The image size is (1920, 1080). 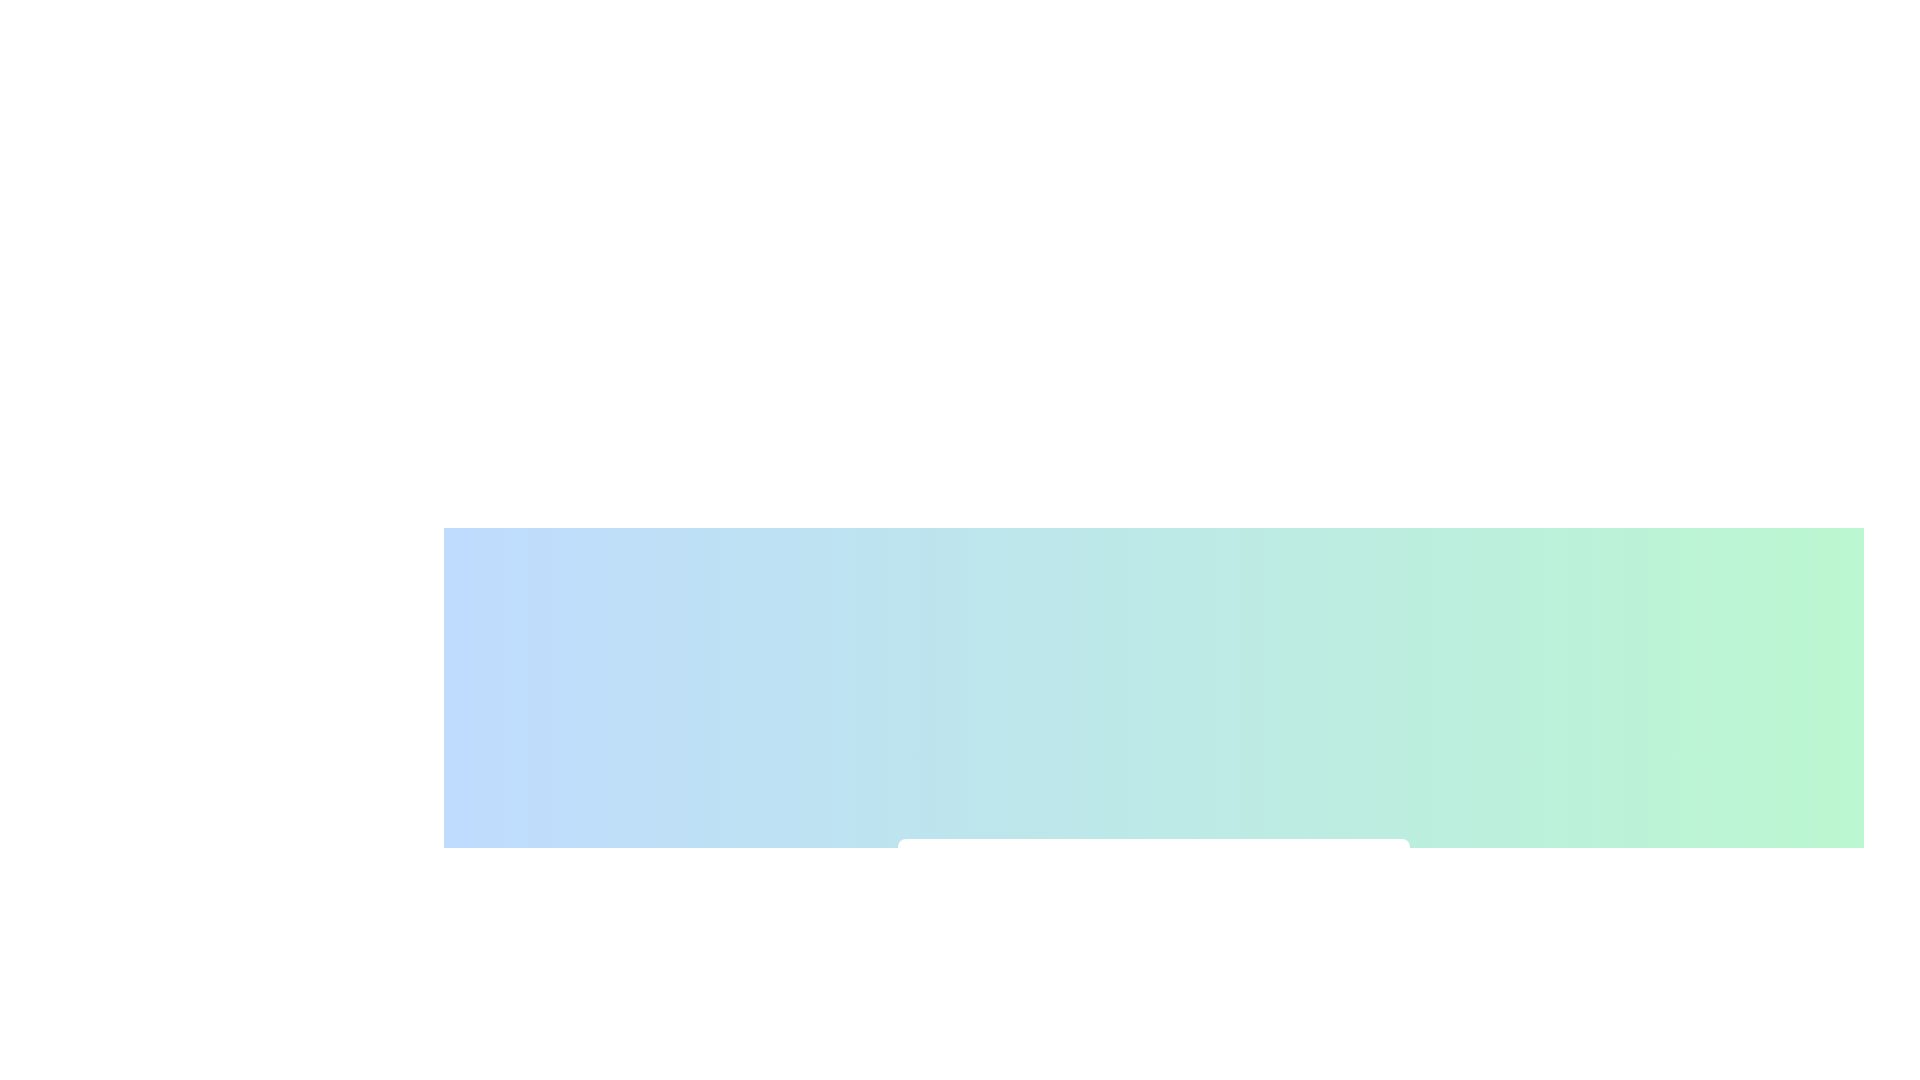 I want to click on the slider value, so click(x=1224, y=977).